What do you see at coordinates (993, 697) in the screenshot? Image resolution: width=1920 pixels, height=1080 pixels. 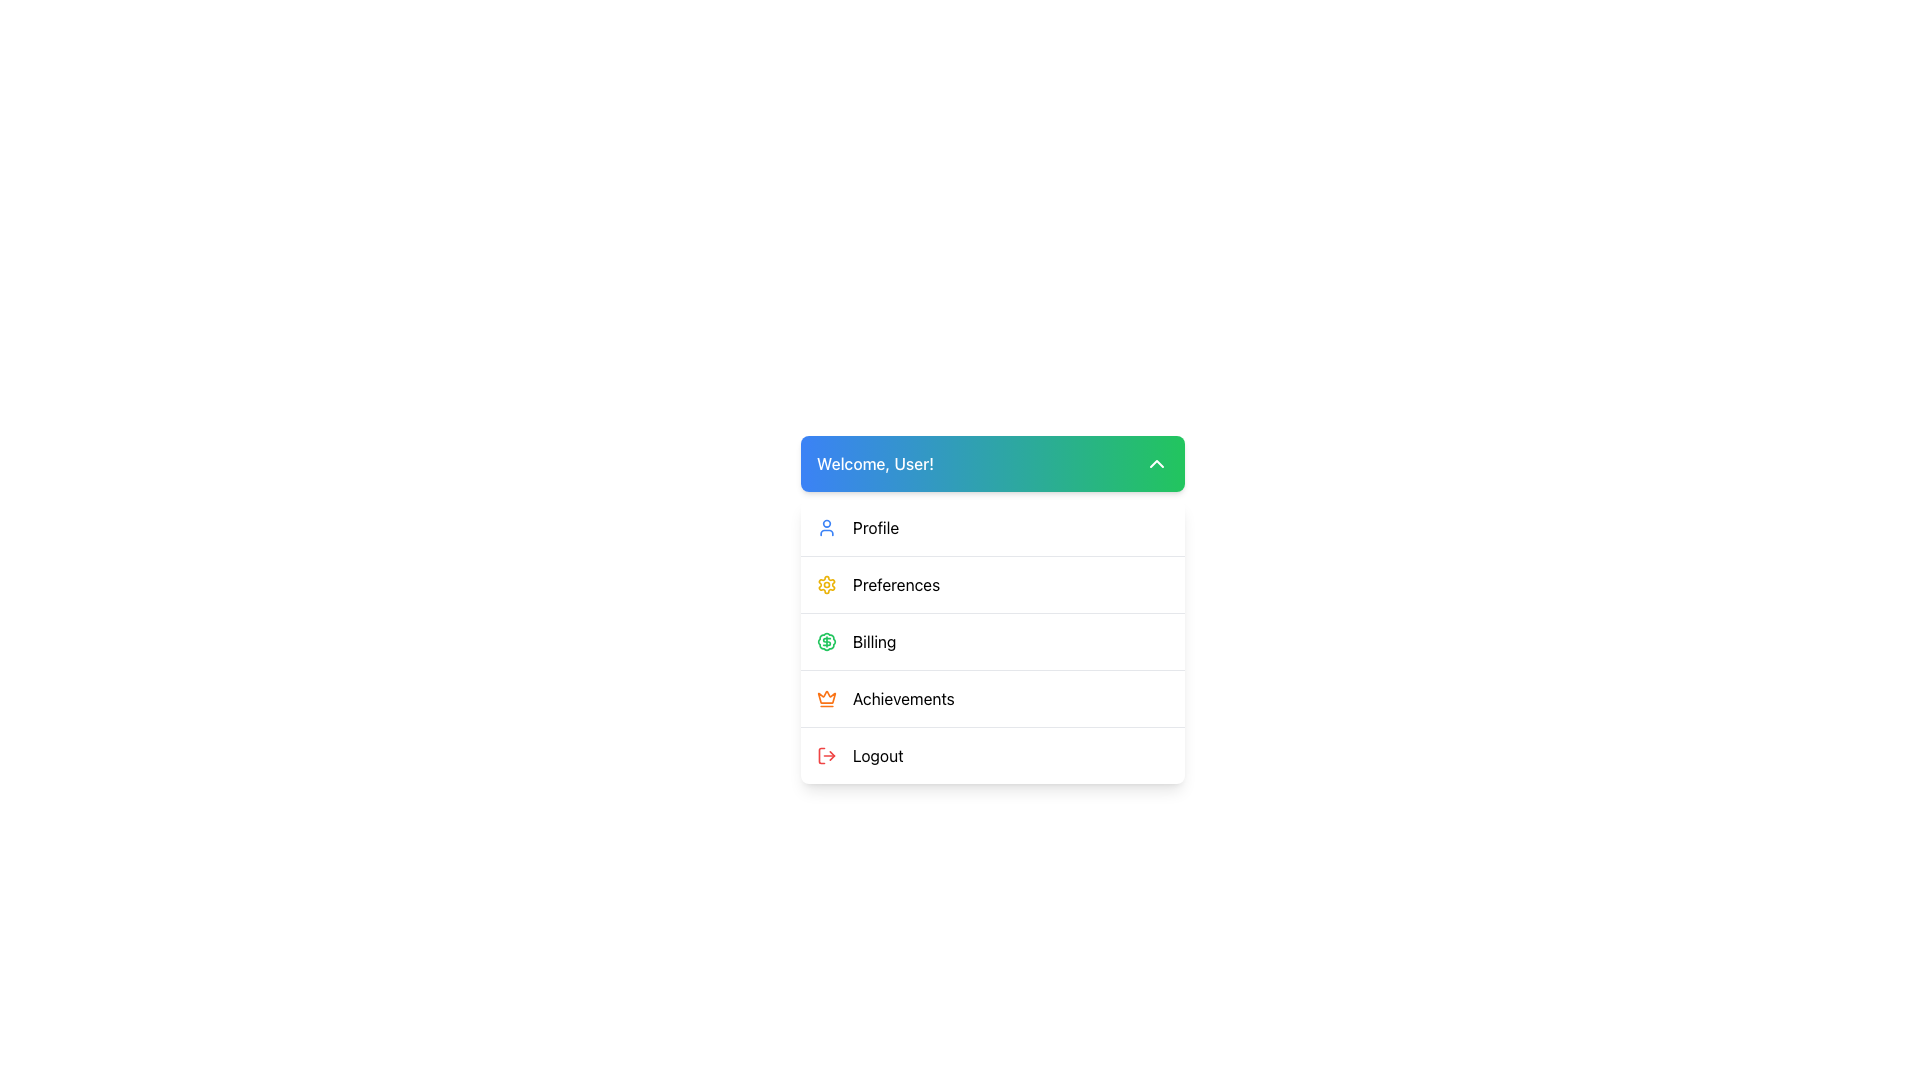 I see `the 'Achievements' button, which is the fourth item in a vertical list within a dropdown menu, located below 'Billing' and above 'Logout'` at bounding box center [993, 697].